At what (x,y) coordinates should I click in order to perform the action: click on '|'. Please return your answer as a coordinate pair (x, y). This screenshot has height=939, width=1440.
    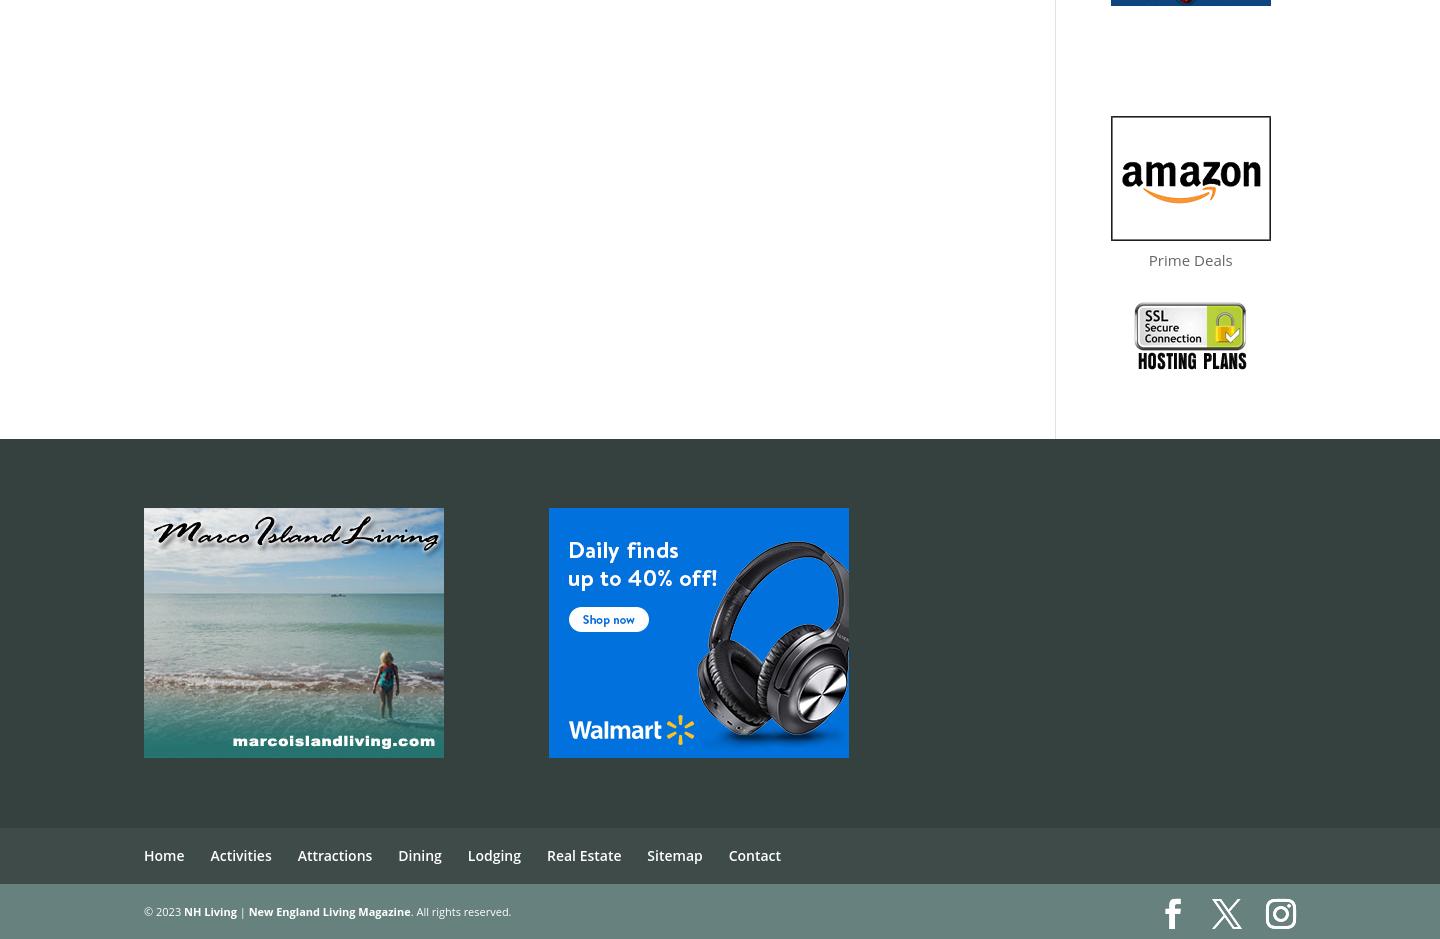
    Looking at the image, I should click on (241, 909).